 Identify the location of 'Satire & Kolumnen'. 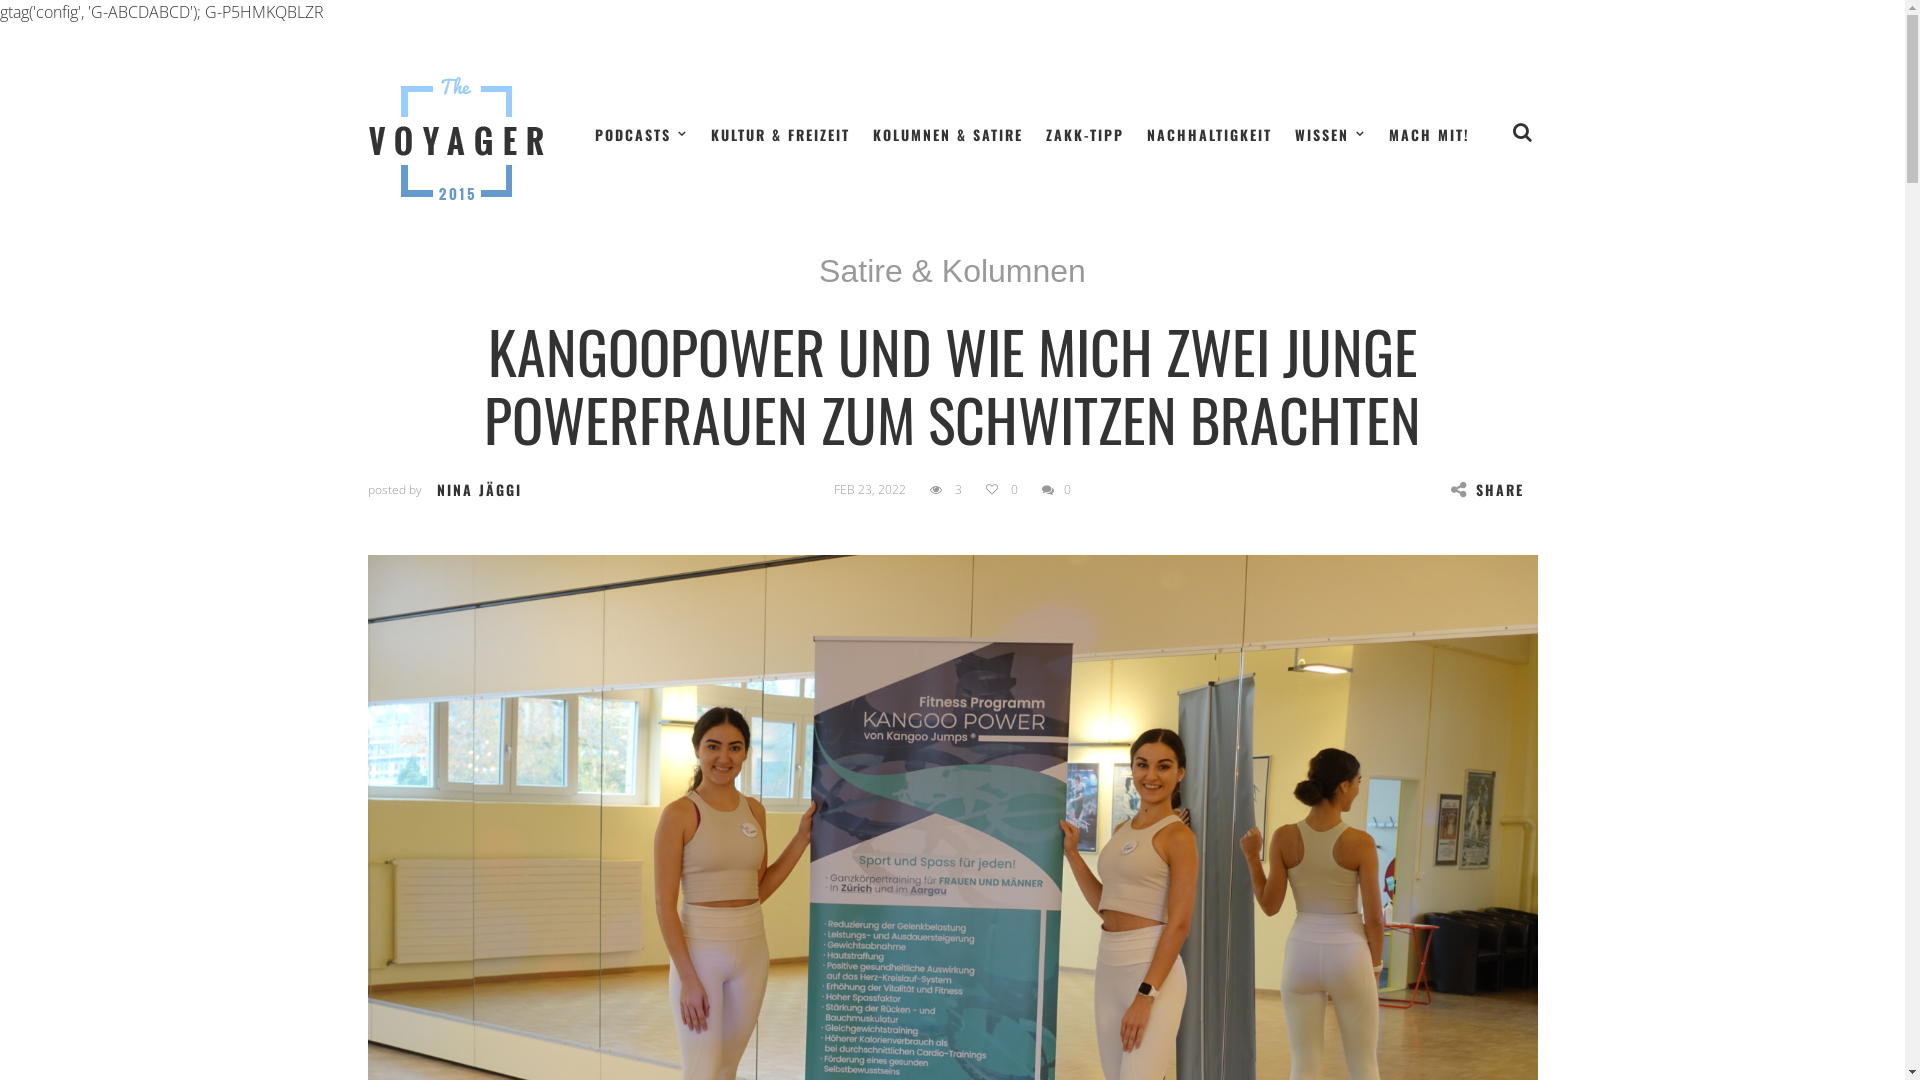
(951, 270).